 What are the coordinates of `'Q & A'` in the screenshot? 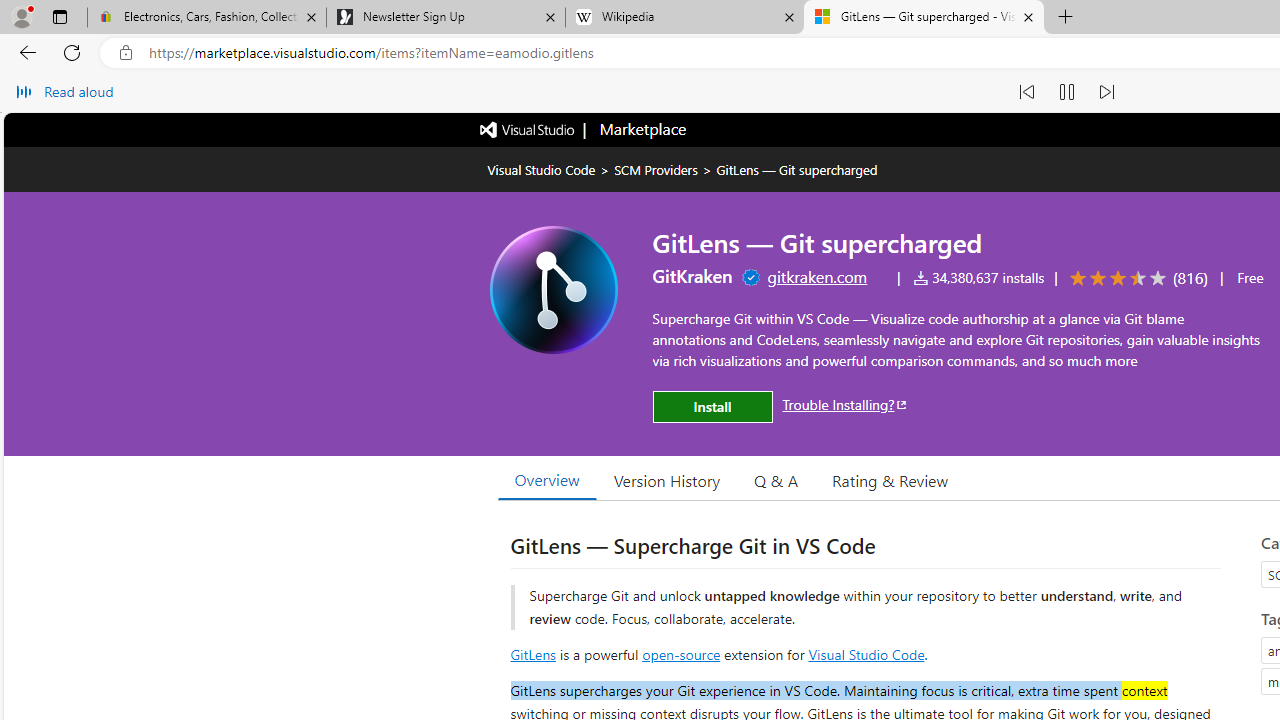 It's located at (775, 479).